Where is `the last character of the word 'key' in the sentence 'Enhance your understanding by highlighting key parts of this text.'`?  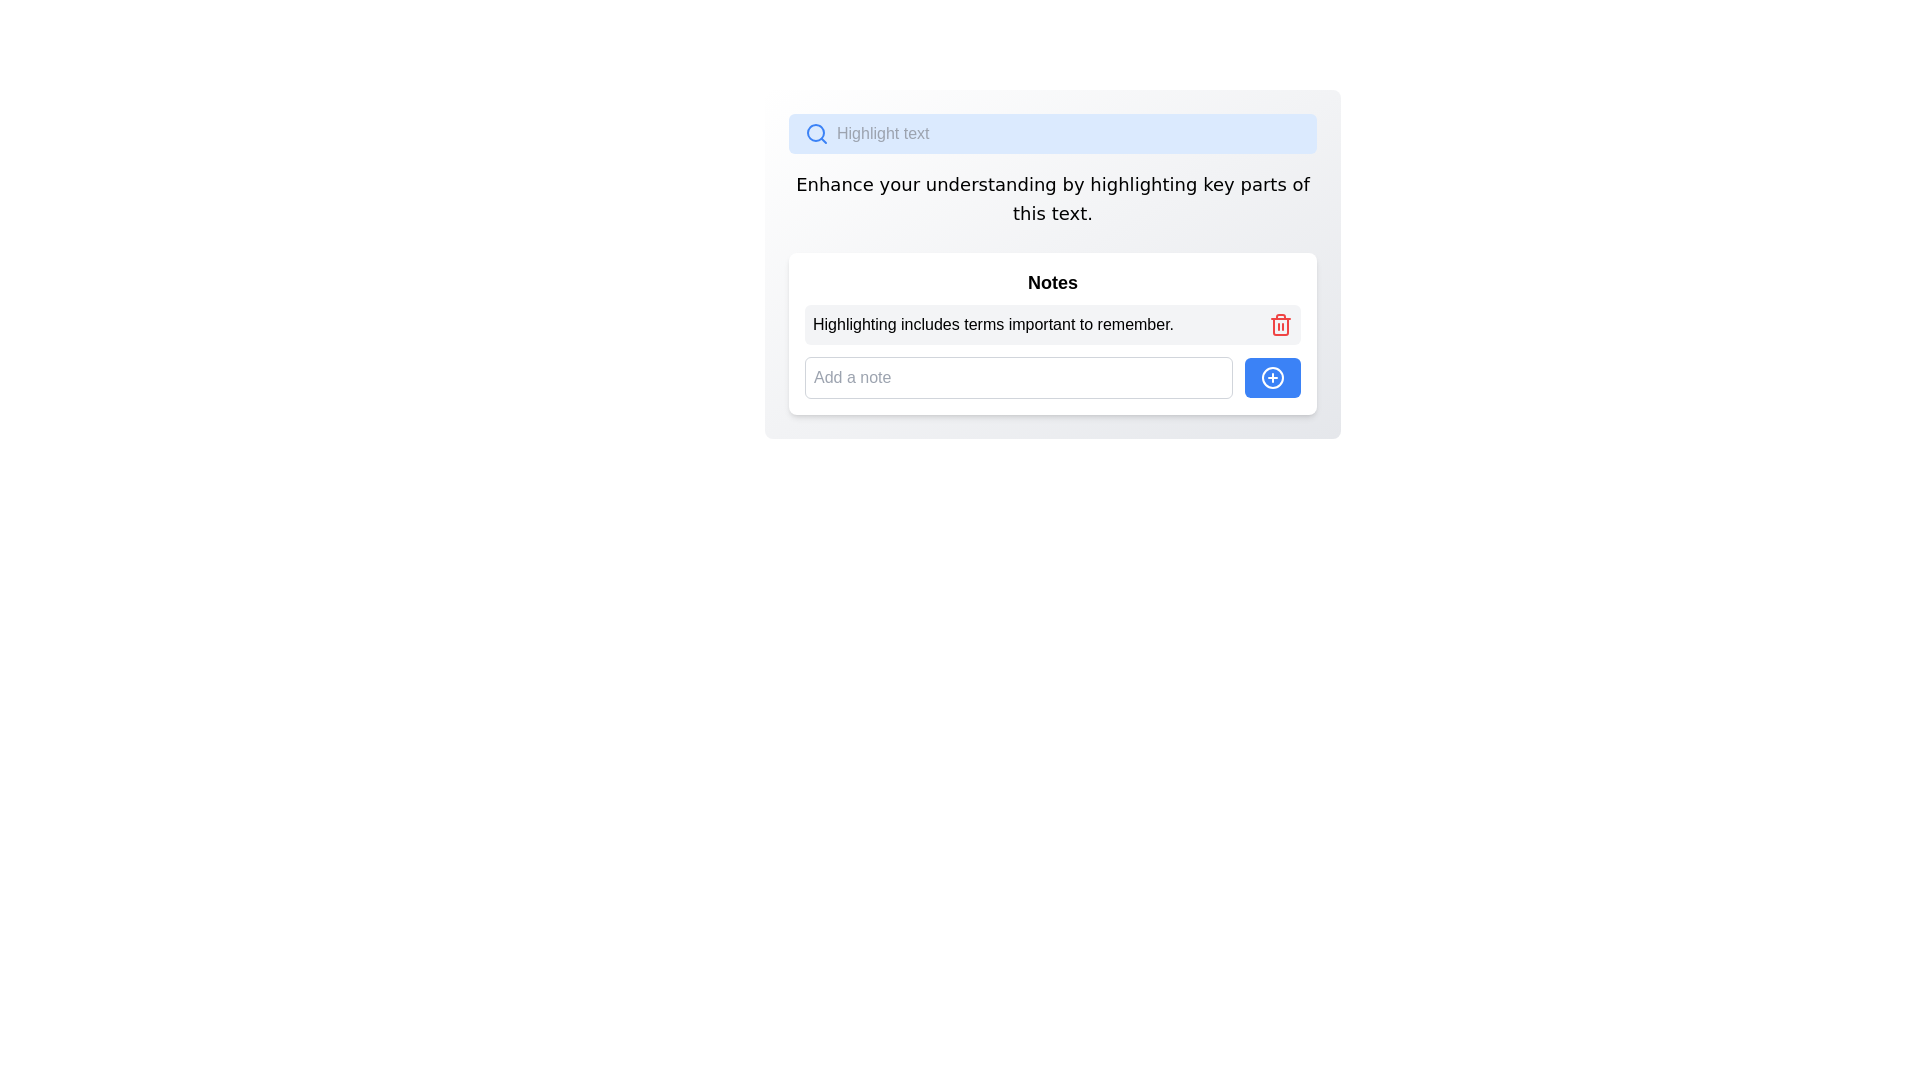
the last character of the word 'key' in the sentence 'Enhance your understanding by highlighting key parts of this text.' is located at coordinates (1217, 184).